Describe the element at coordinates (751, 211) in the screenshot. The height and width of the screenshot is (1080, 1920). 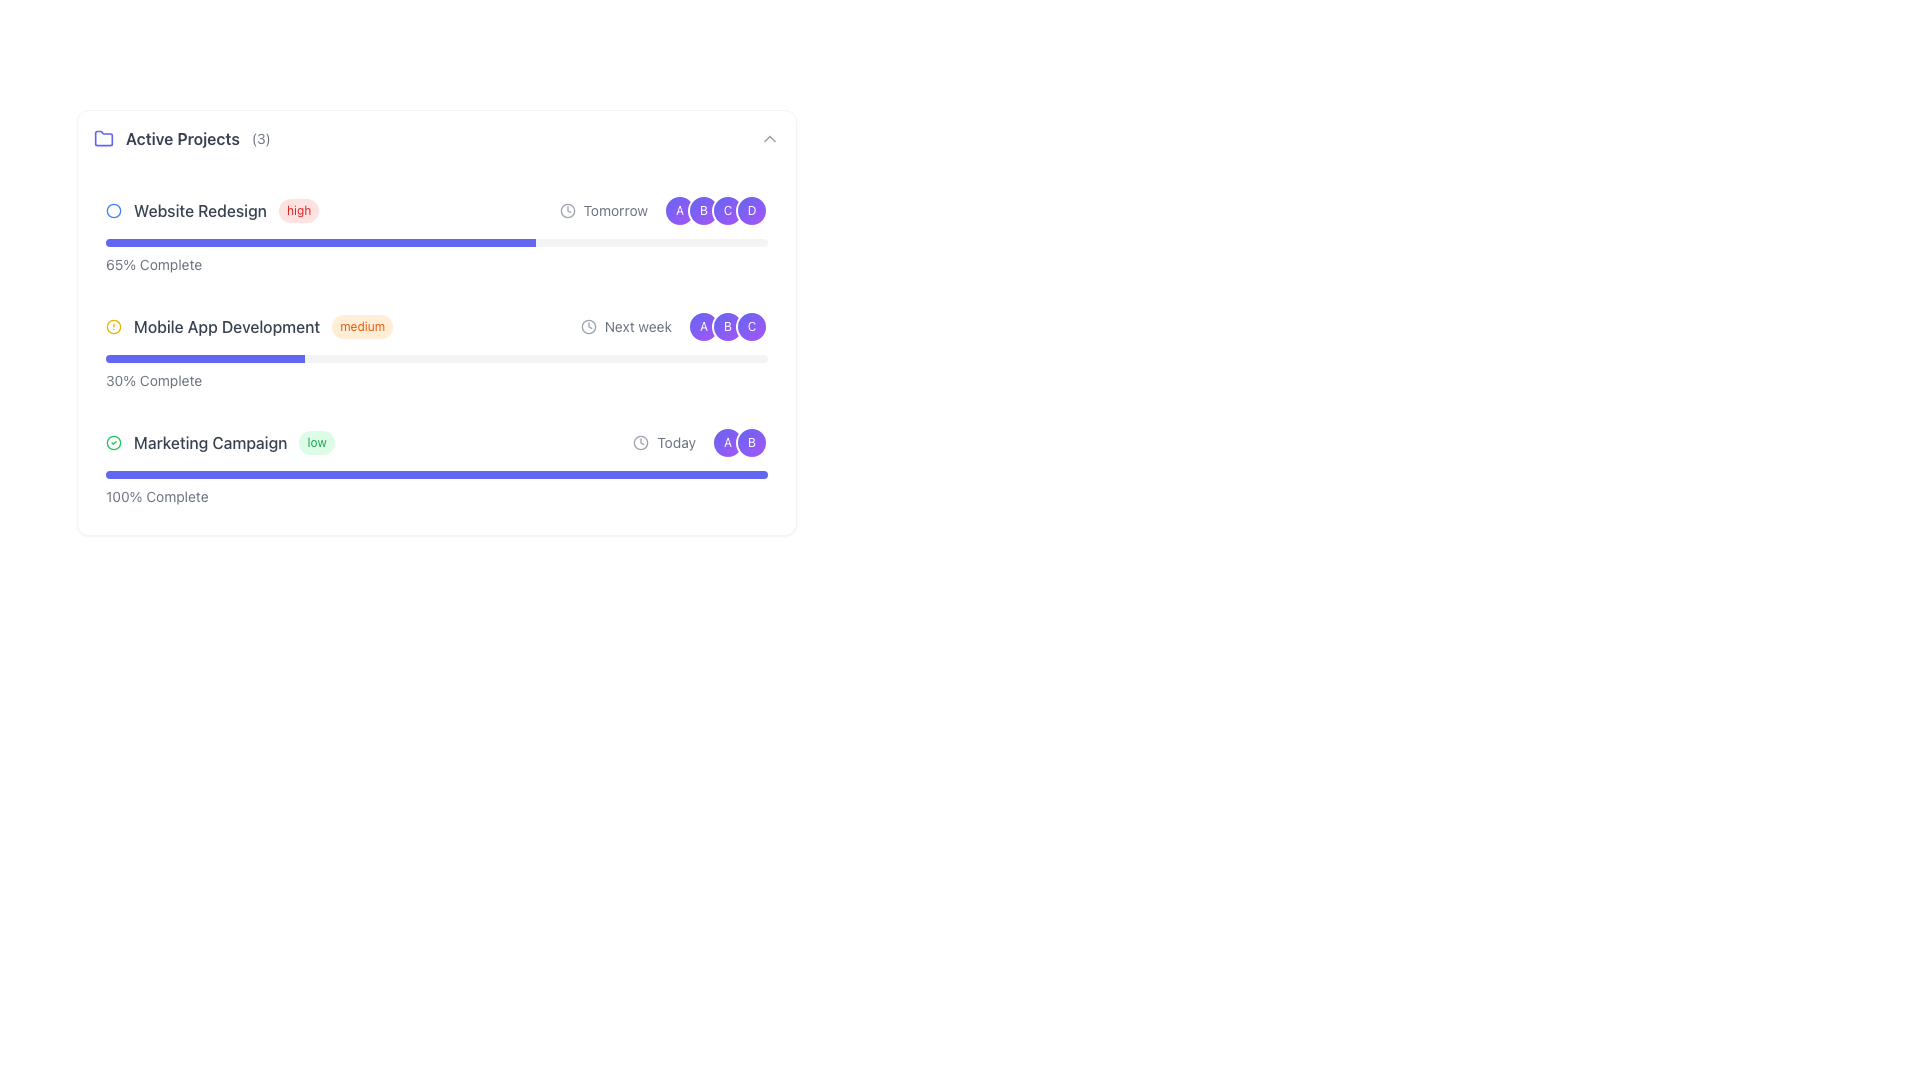
I see `the circular badge labeled 'D' in the 'Active Projects' section, which is the last badge in the sequence, to see the letter it represents` at that location.